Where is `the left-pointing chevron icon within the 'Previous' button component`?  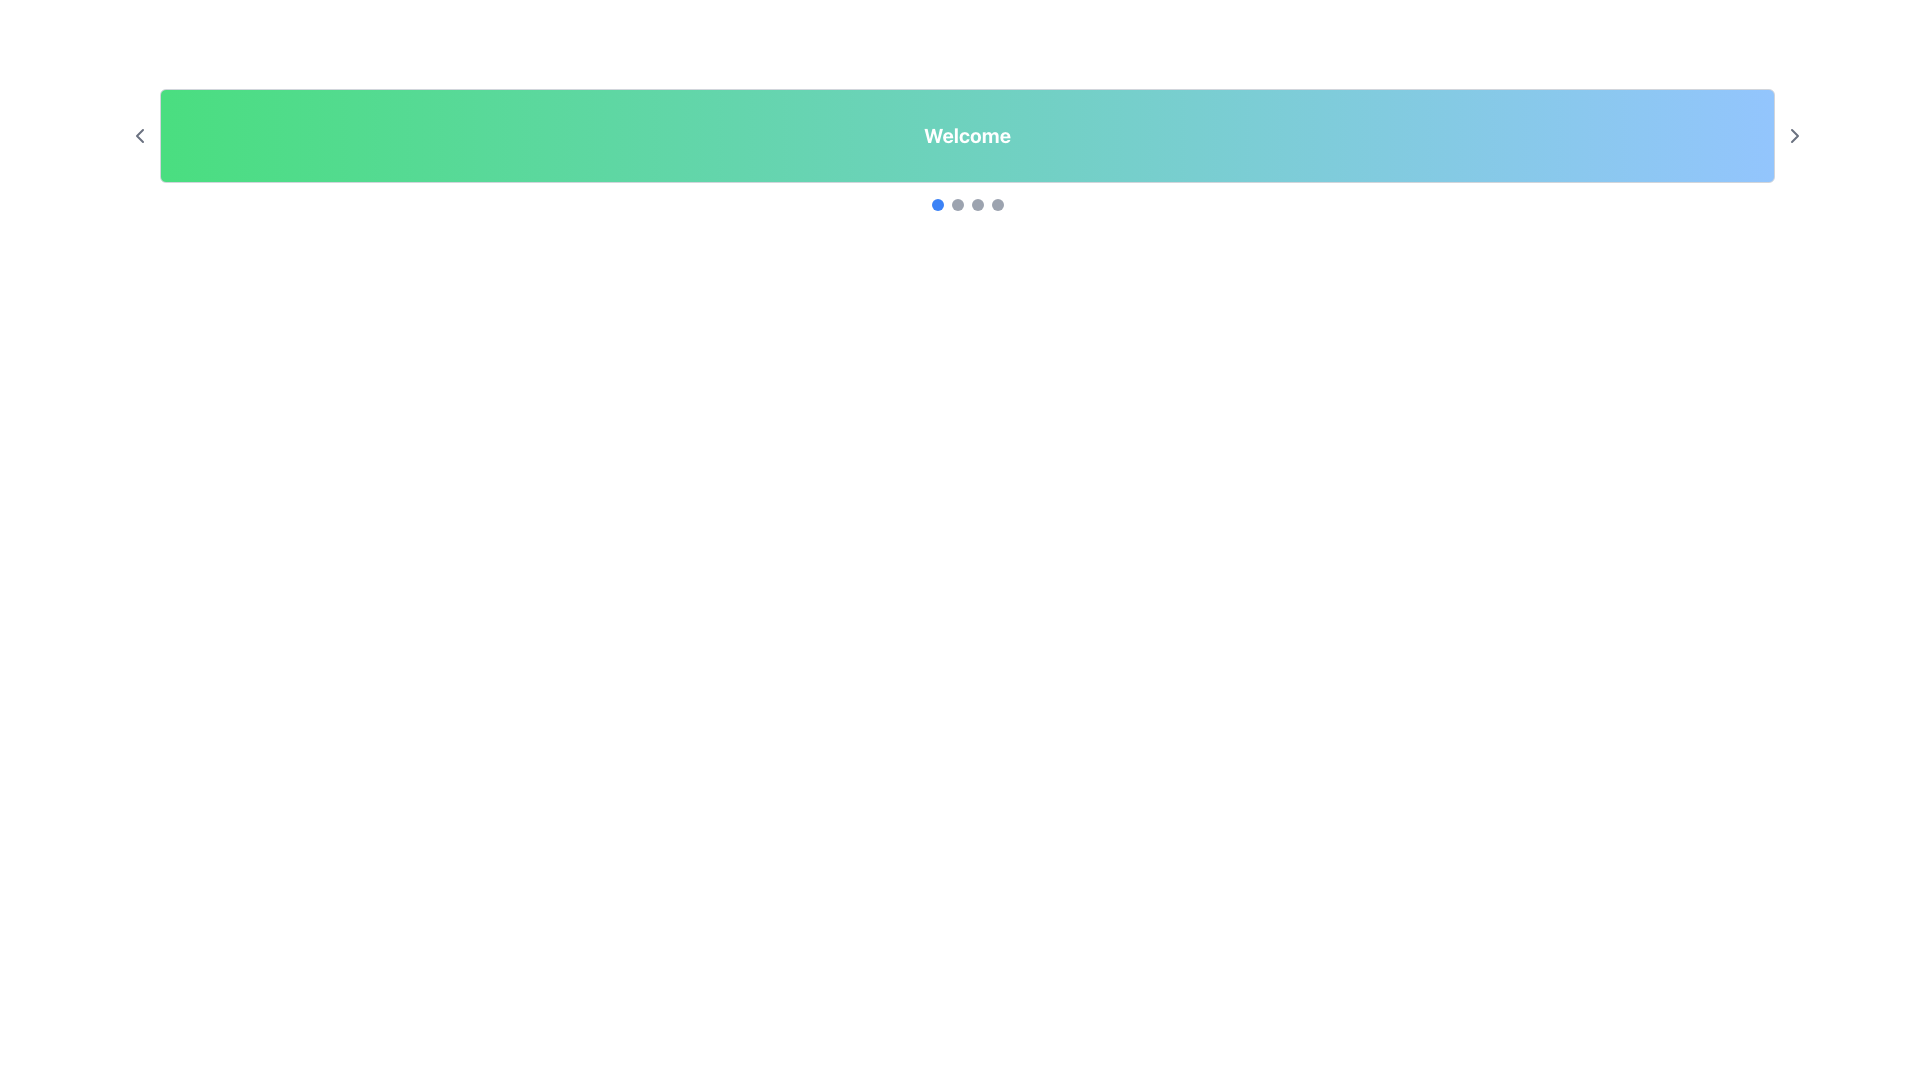
the left-pointing chevron icon within the 'Previous' button component is located at coordinates (138, 135).